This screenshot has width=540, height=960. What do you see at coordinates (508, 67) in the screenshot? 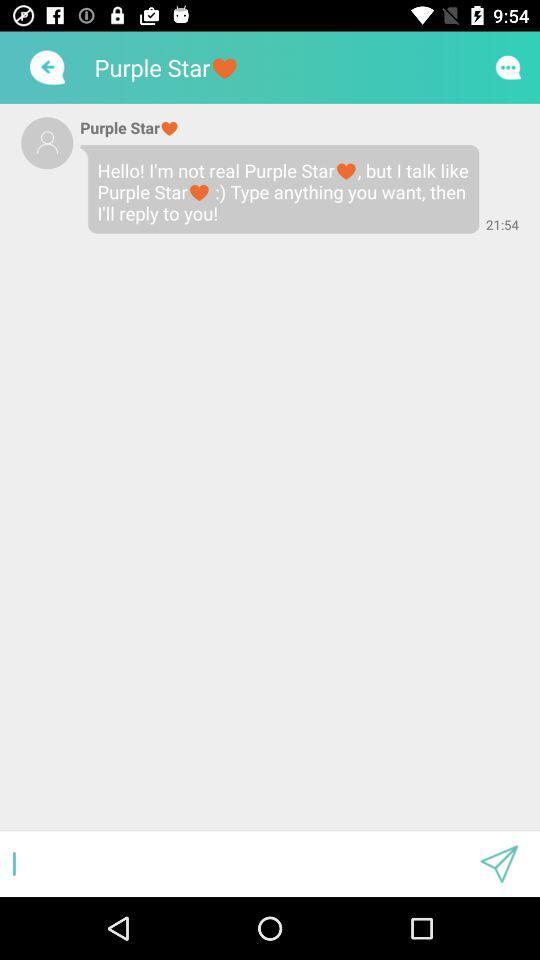
I see `the chat icon` at bounding box center [508, 67].